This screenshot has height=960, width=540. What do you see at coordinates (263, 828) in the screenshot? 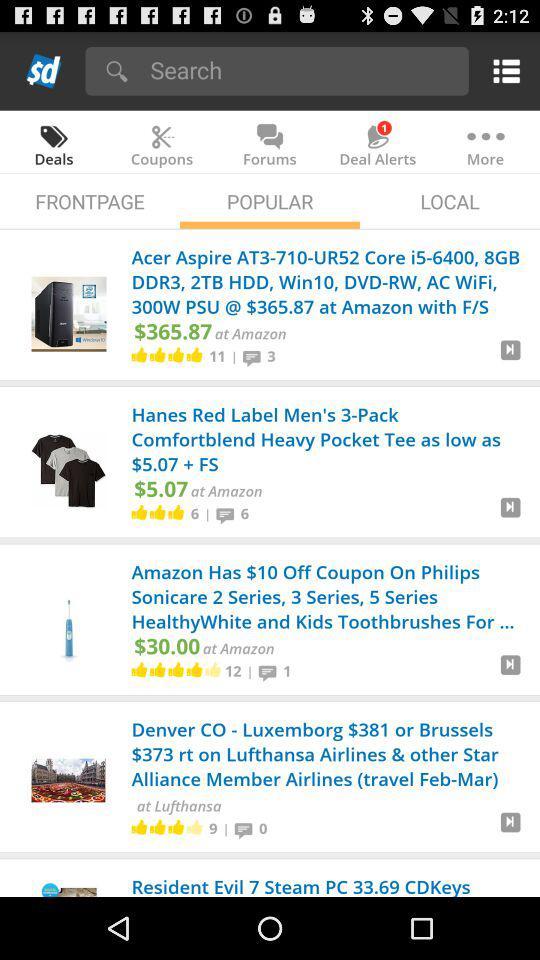
I see `the 0 item` at bounding box center [263, 828].